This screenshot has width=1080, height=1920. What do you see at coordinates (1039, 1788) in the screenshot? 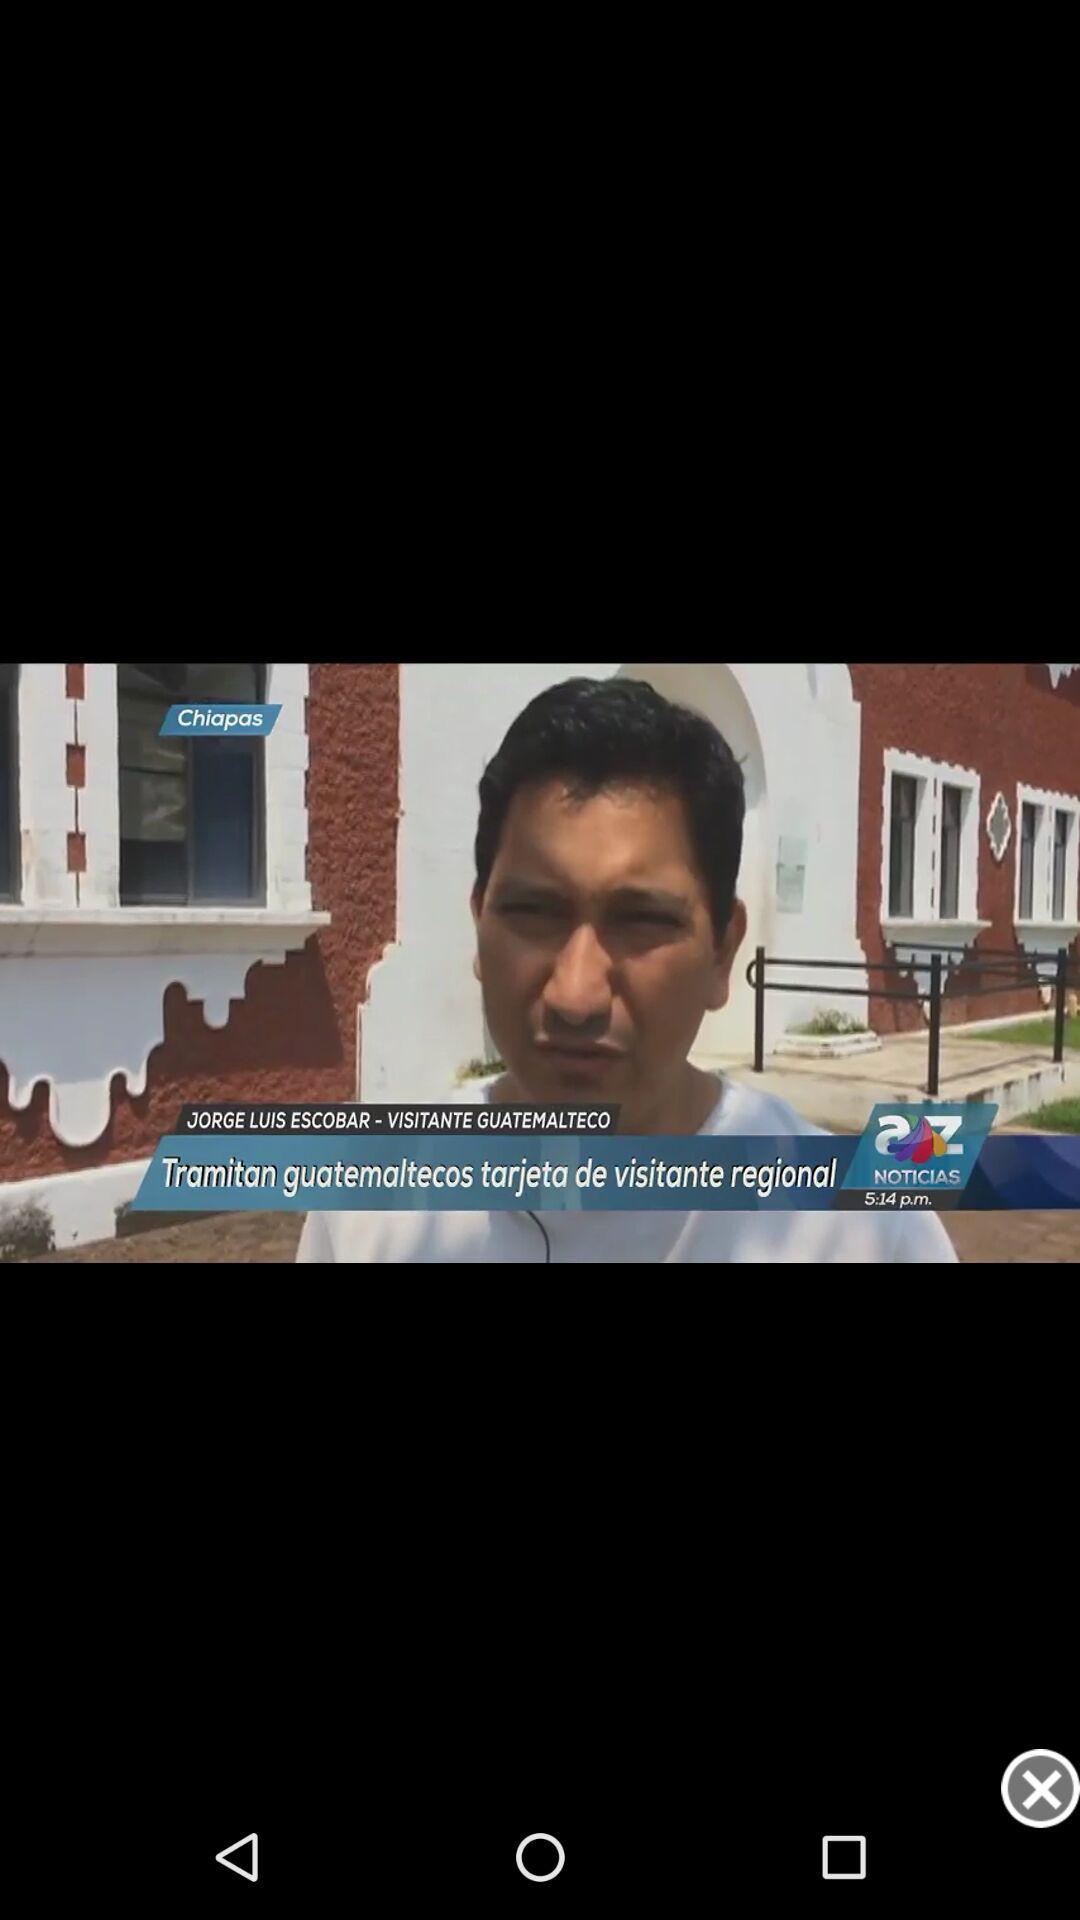
I see `option` at bounding box center [1039, 1788].